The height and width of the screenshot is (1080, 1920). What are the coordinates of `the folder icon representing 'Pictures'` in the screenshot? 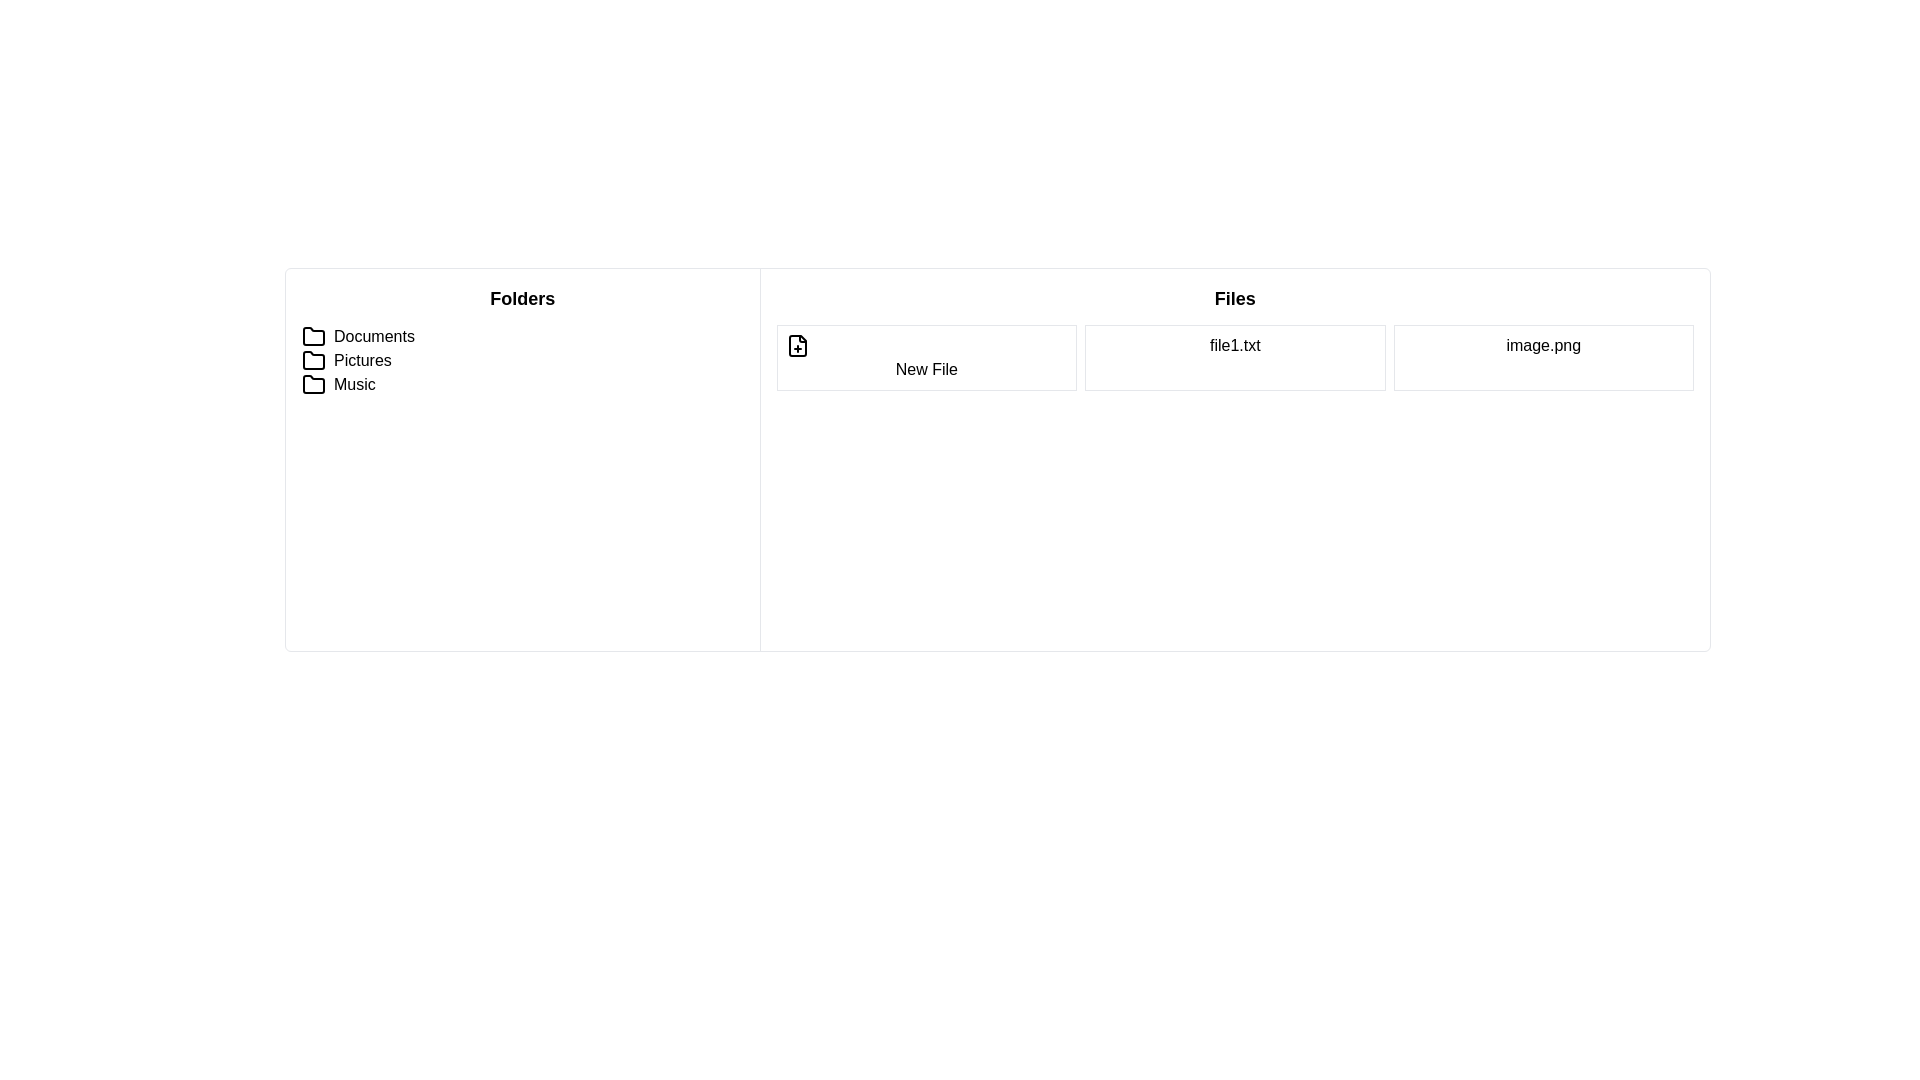 It's located at (312, 358).